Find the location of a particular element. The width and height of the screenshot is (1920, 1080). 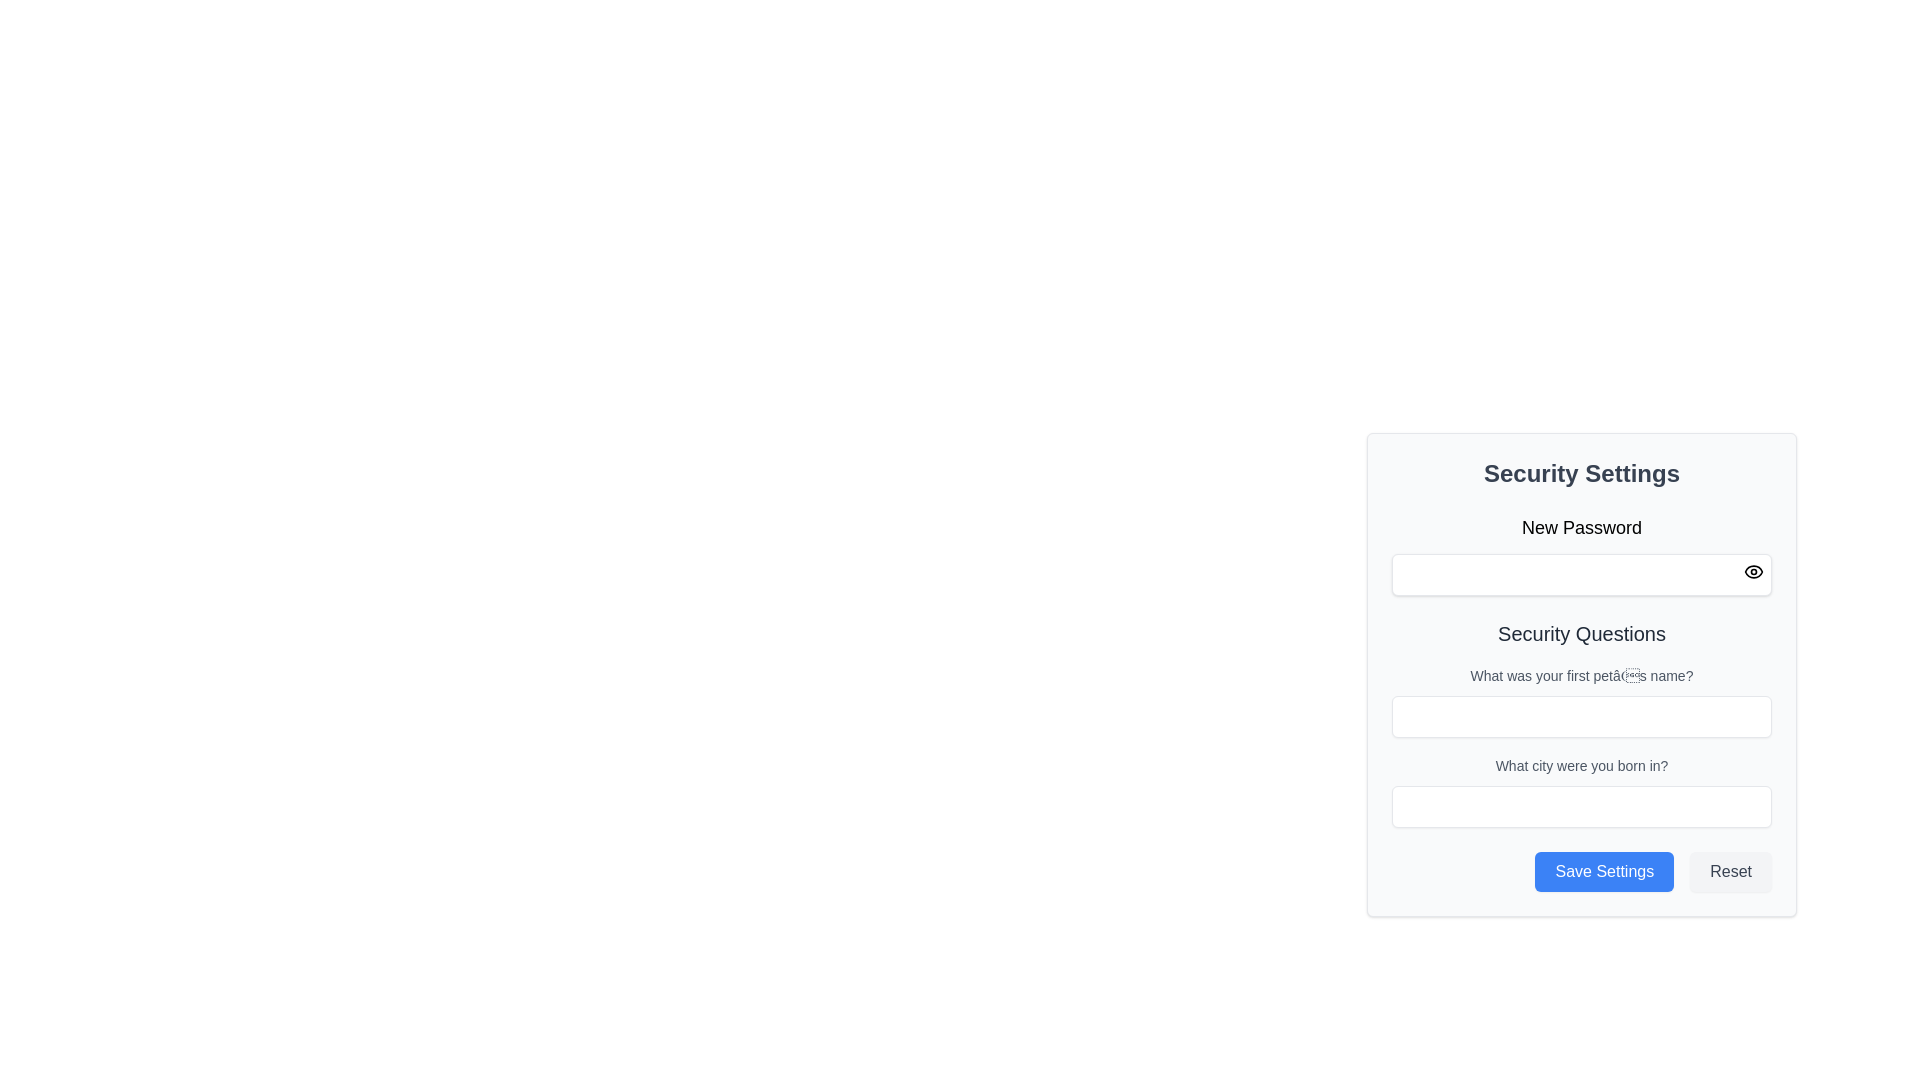

the reset button located at the bottom-right corner of the form is located at coordinates (1730, 870).